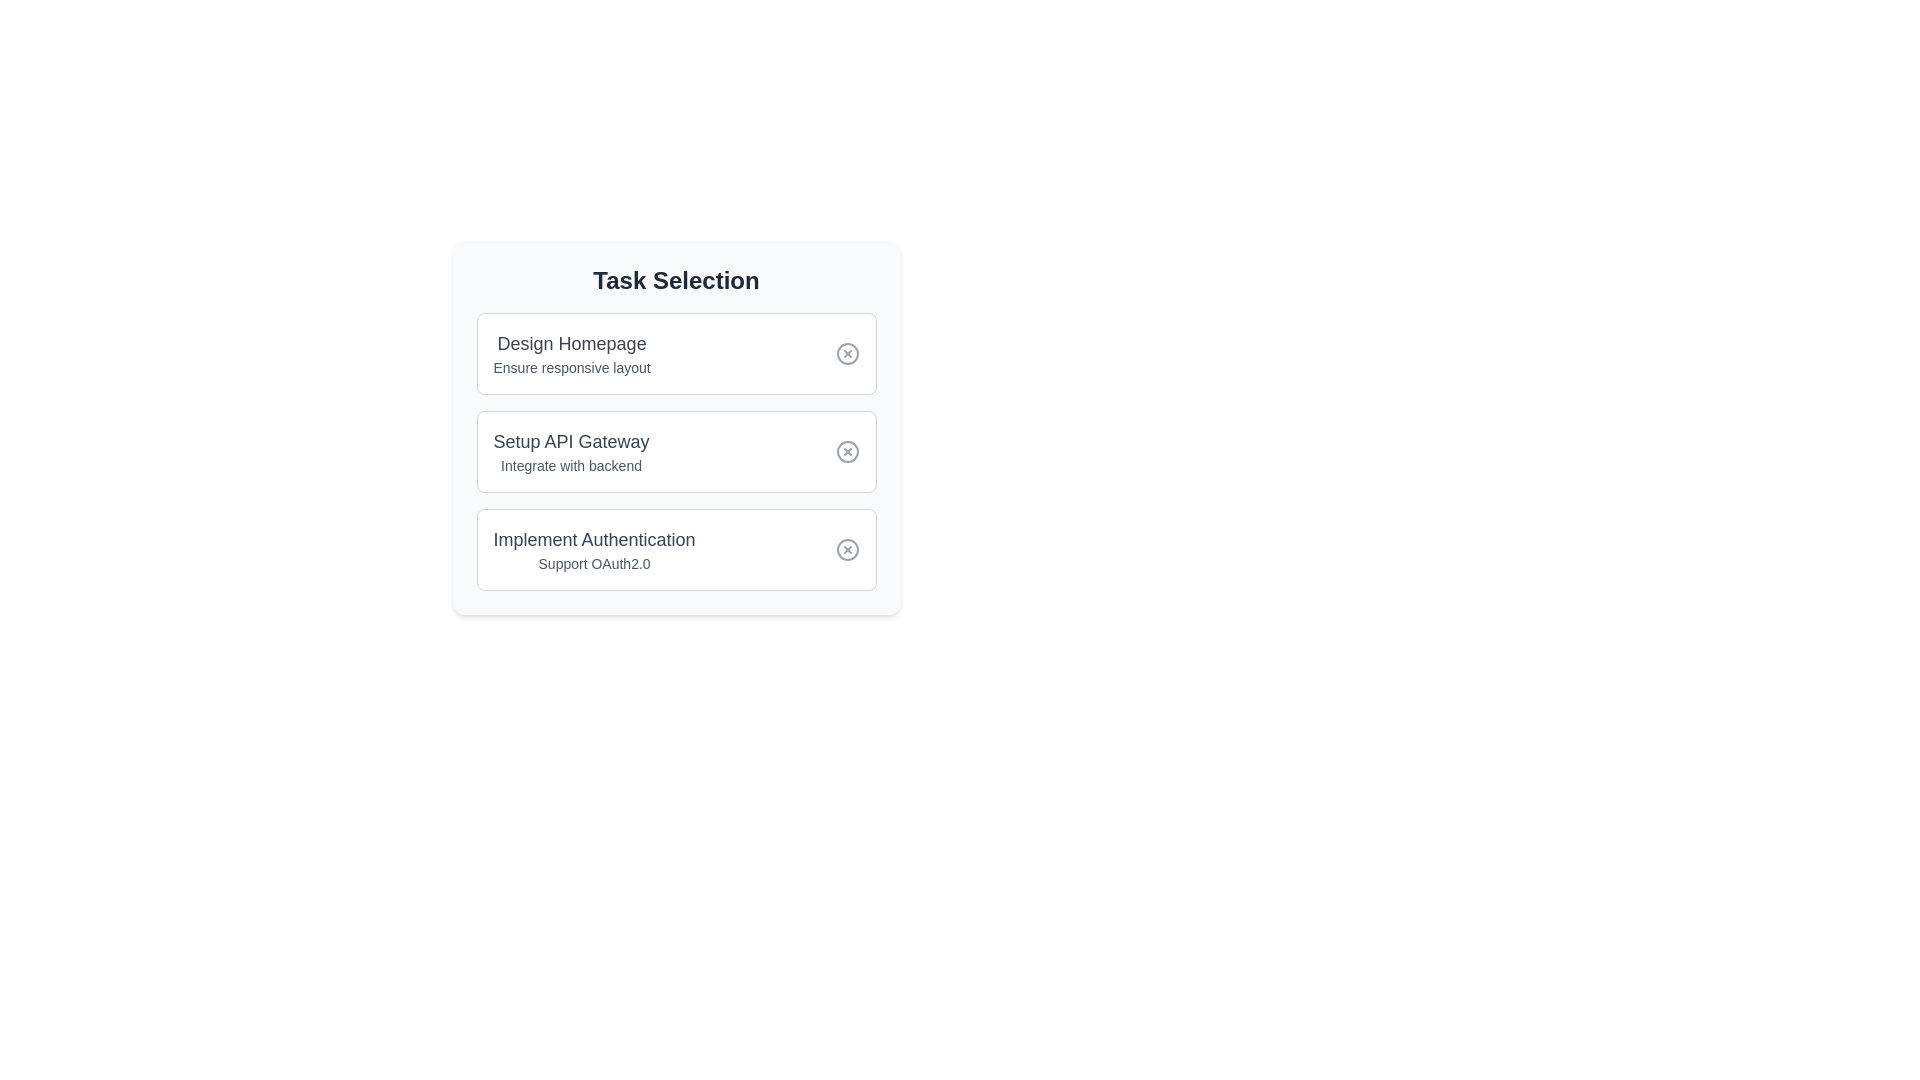 The width and height of the screenshot is (1920, 1080). What do you see at coordinates (571, 367) in the screenshot?
I see `the static text displaying 'Ensure responsive layout', which is located beneath the heading 'Design Homepage' within the bordered panel under 'Task Selection'` at bounding box center [571, 367].